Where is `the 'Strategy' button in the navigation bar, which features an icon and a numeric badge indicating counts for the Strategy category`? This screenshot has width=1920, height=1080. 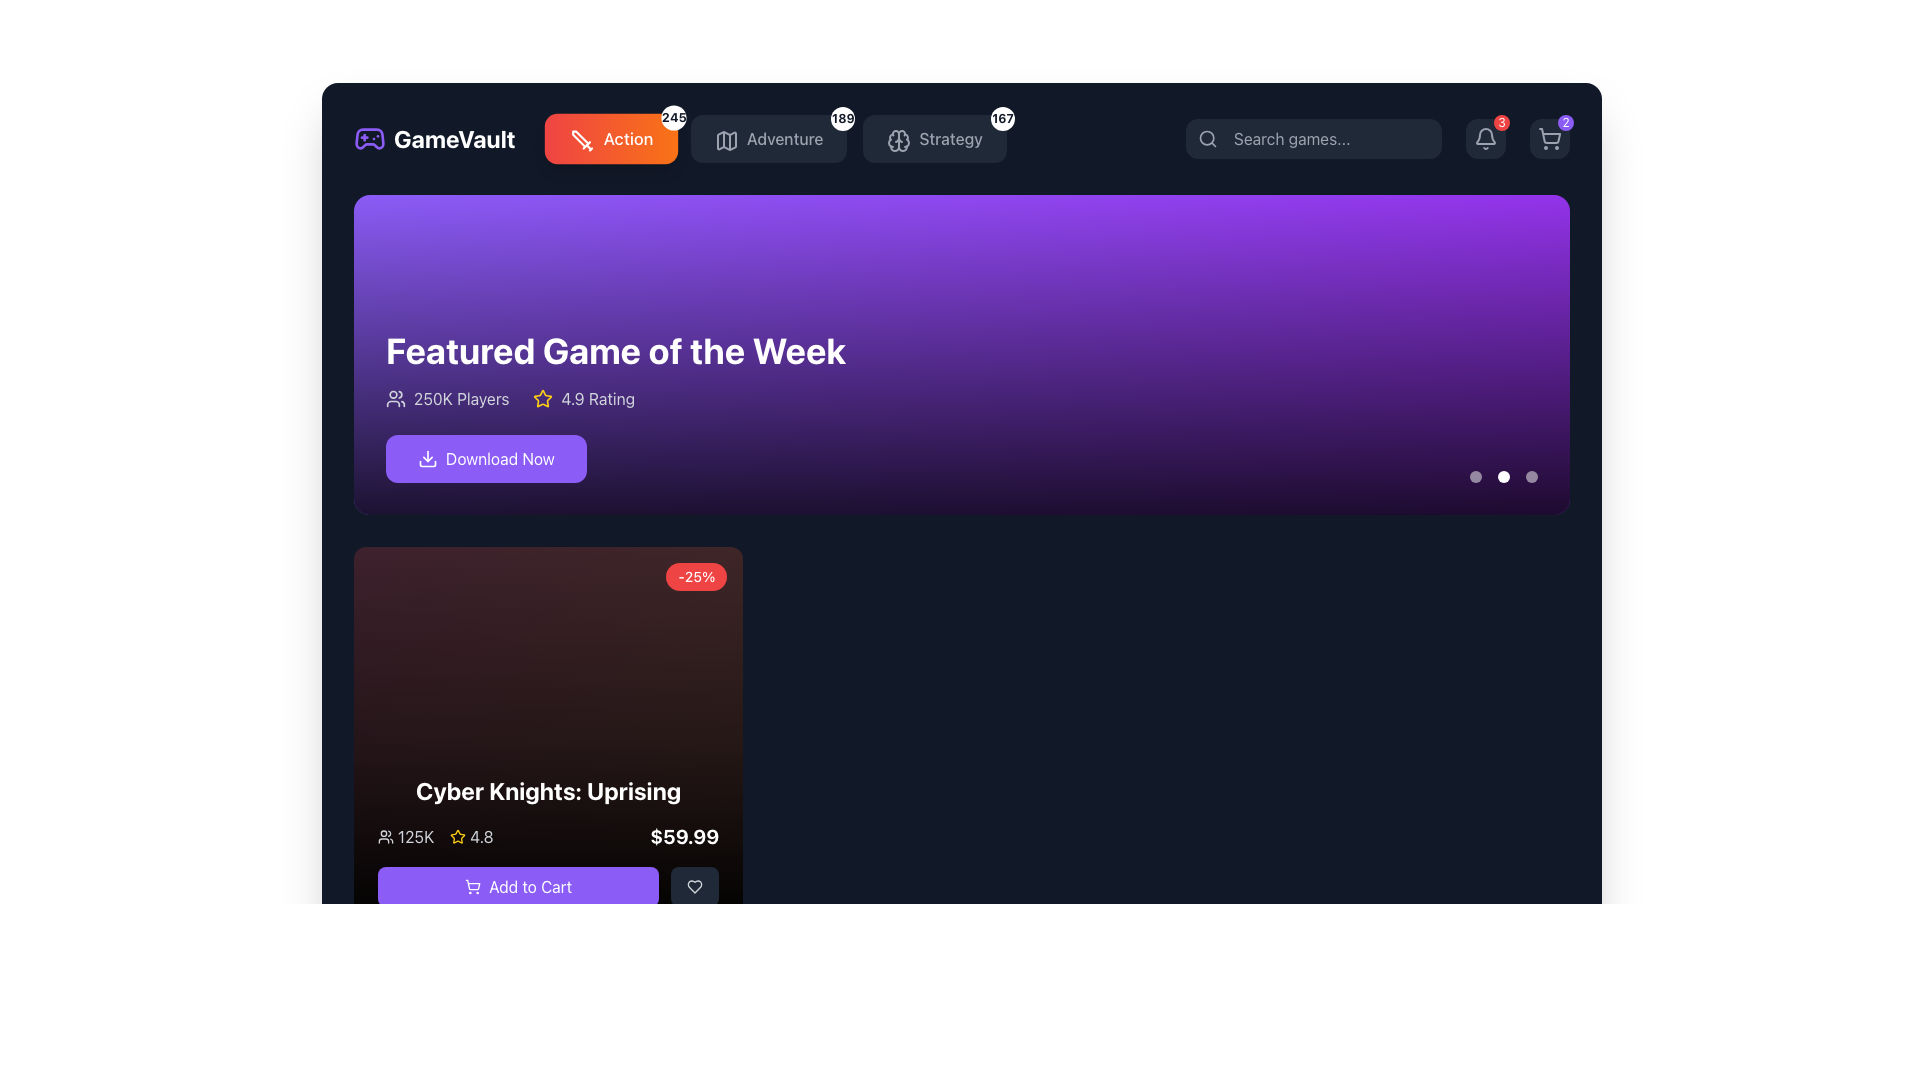 the 'Strategy' button in the navigation bar, which features an icon and a numeric badge indicating counts for the Strategy category is located at coordinates (961, 137).